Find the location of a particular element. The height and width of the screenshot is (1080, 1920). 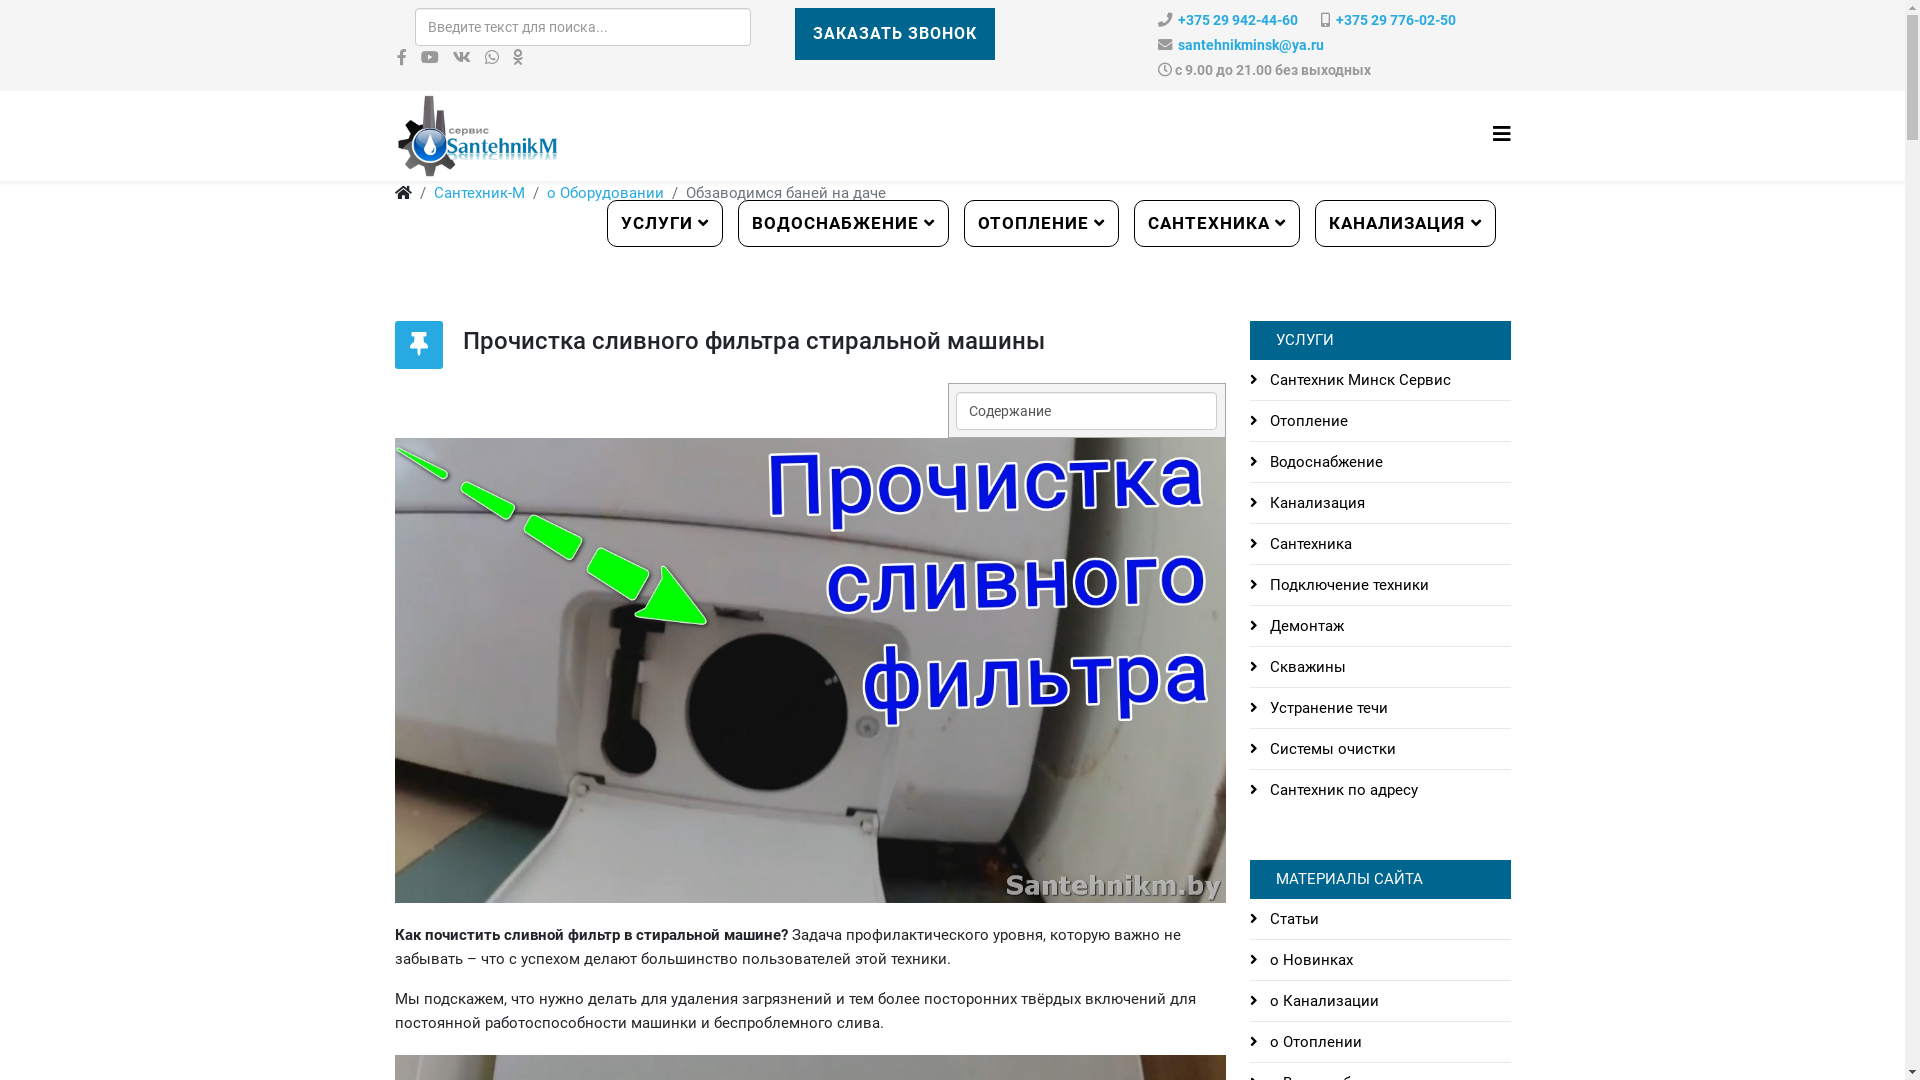

'santehnikminsk@ya.ru' is located at coordinates (1250, 45).